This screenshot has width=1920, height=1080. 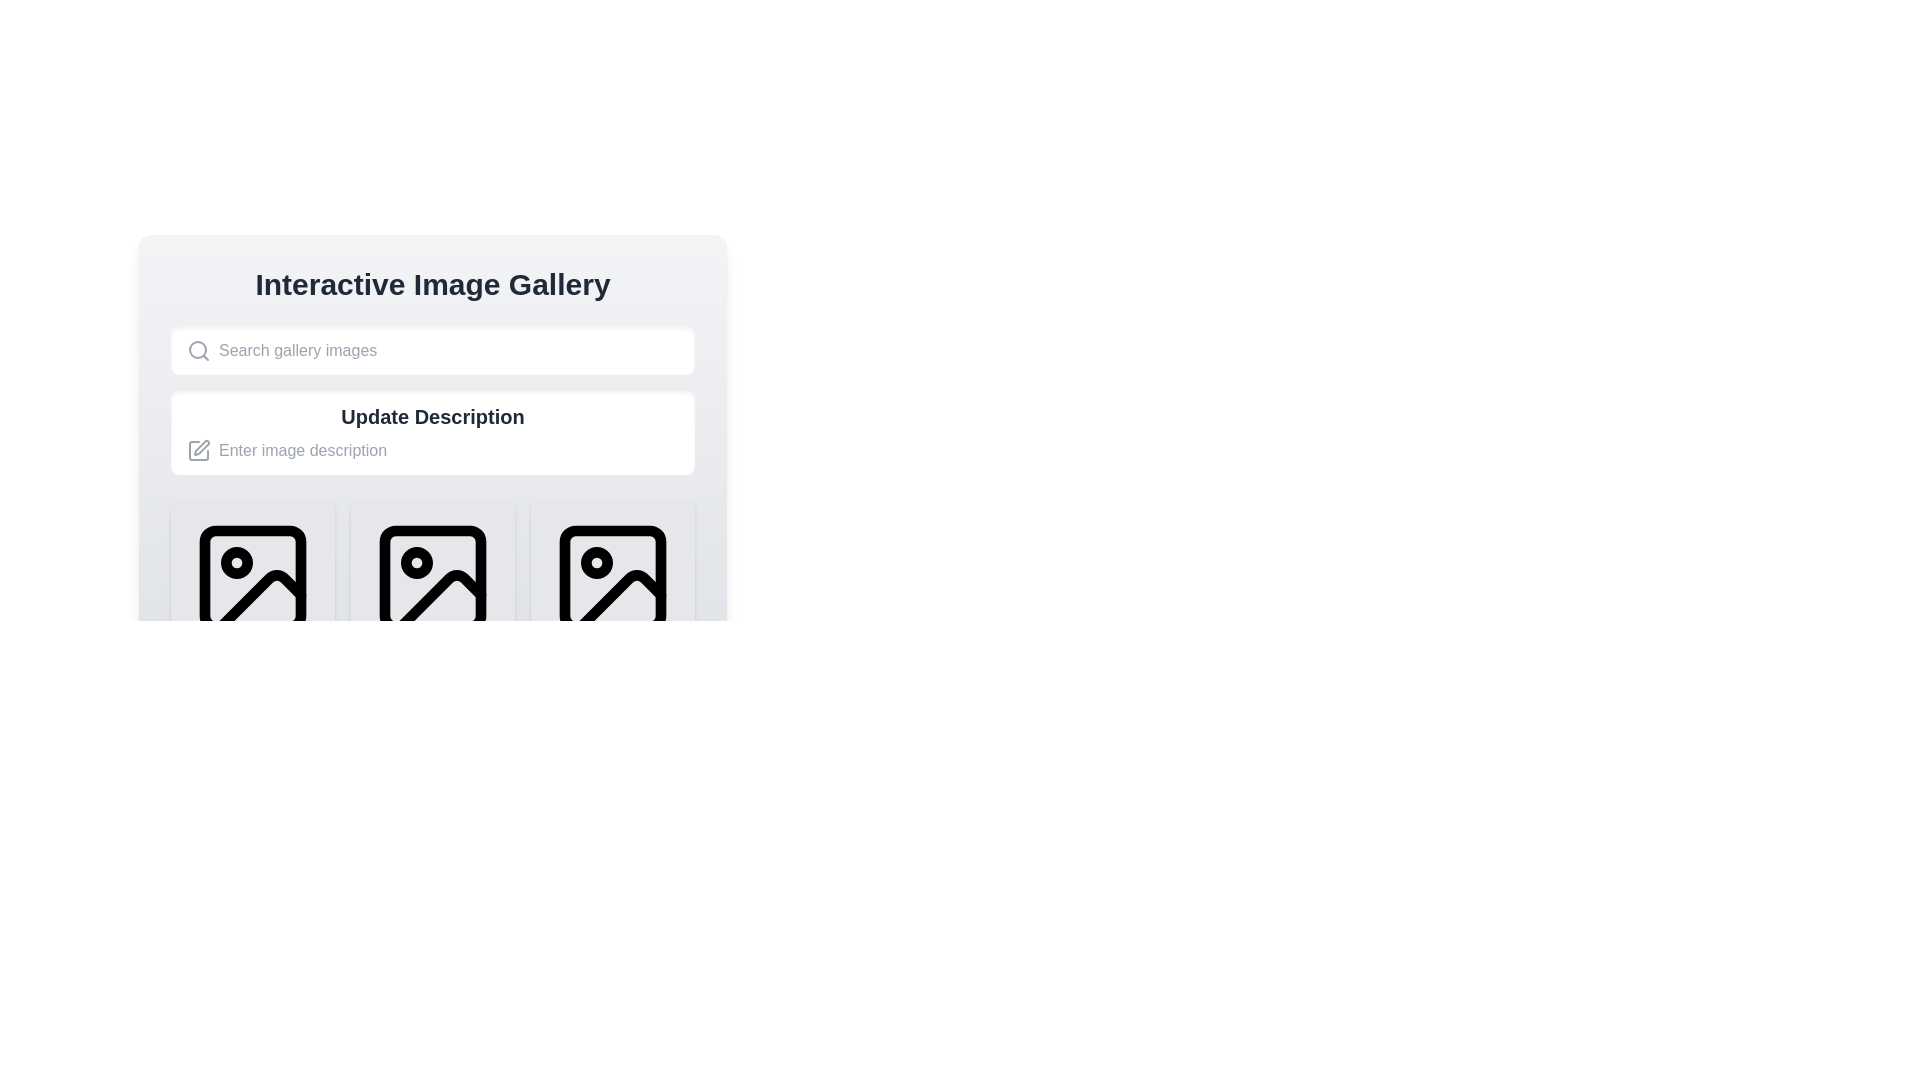 I want to click on the decorative visual element located in the bottom-left quadrant of the image icon, which is the leftmost among similar icons in the row, so click(x=259, y=600).